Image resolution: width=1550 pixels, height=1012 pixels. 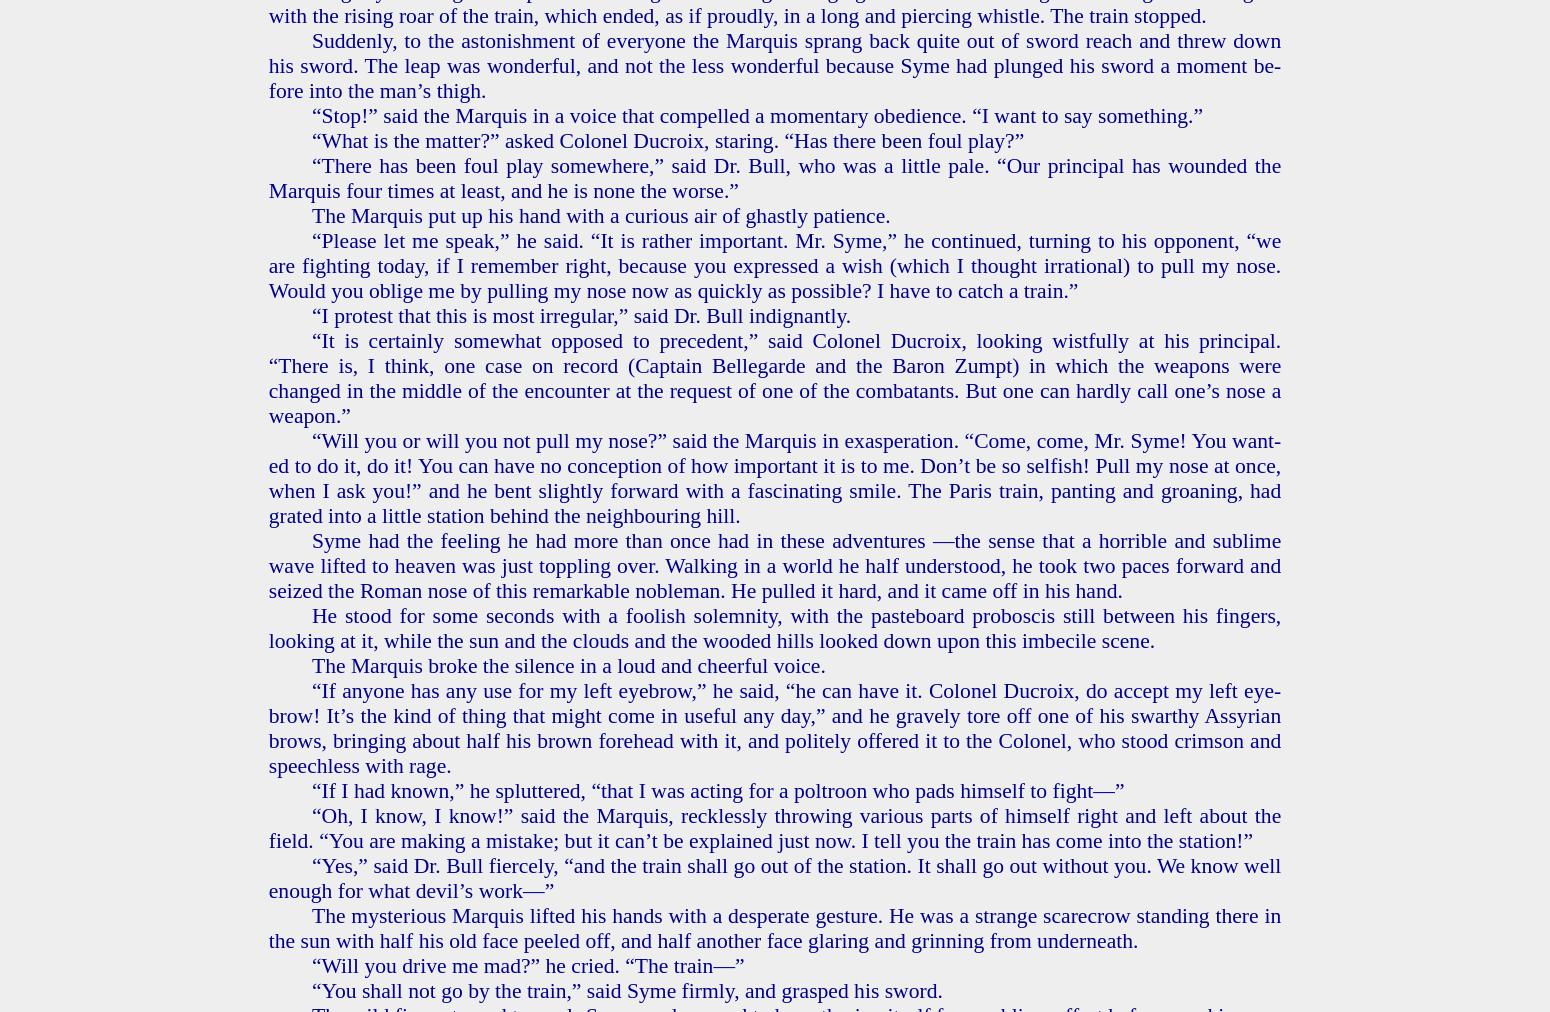 I want to click on '“I protest that this is most ir­reg­u­lar,” said Dr. Bull in­dig­nant­ly.', so click(x=310, y=314).